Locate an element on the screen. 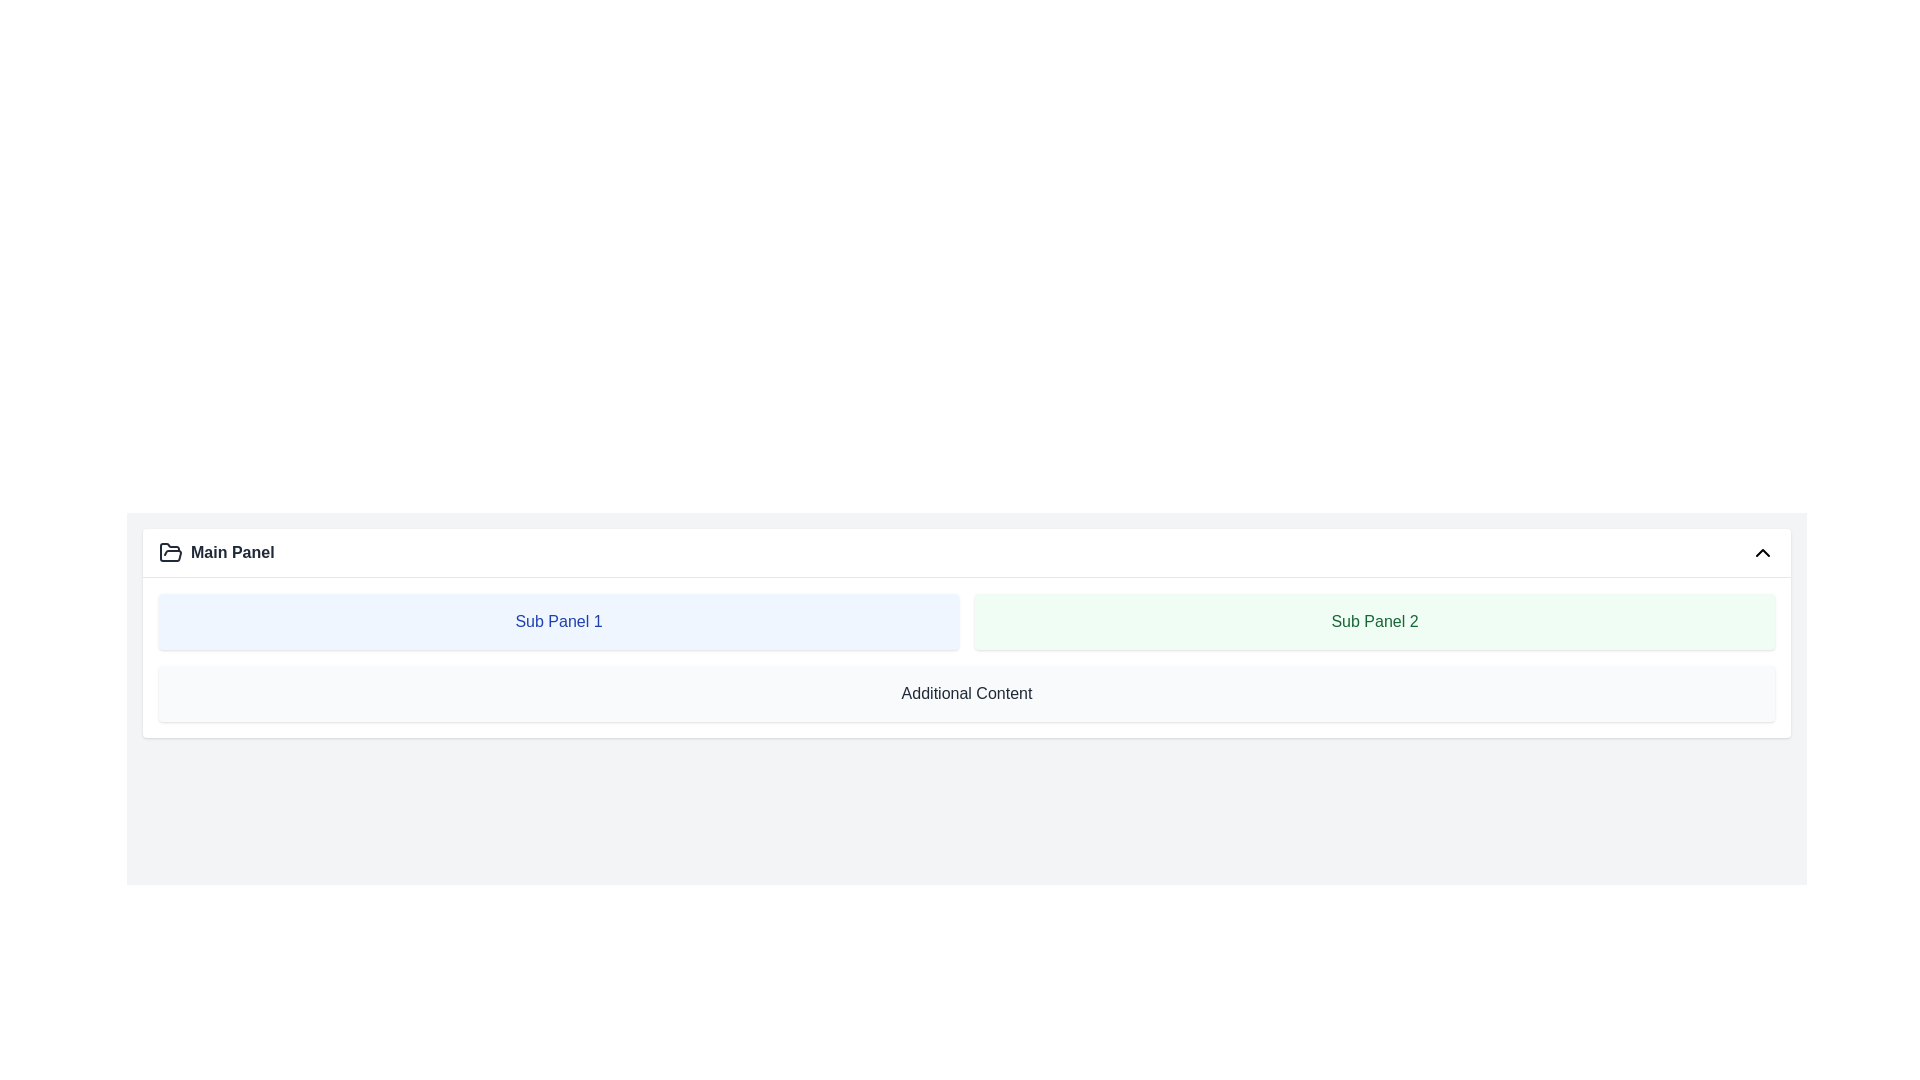 This screenshot has width=1920, height=1080. the folder icon located at the leftmost side of the 'Main Panel' header, which is the first visual element preceding the text 'Main Panel' is located at coordinates (171, 552).